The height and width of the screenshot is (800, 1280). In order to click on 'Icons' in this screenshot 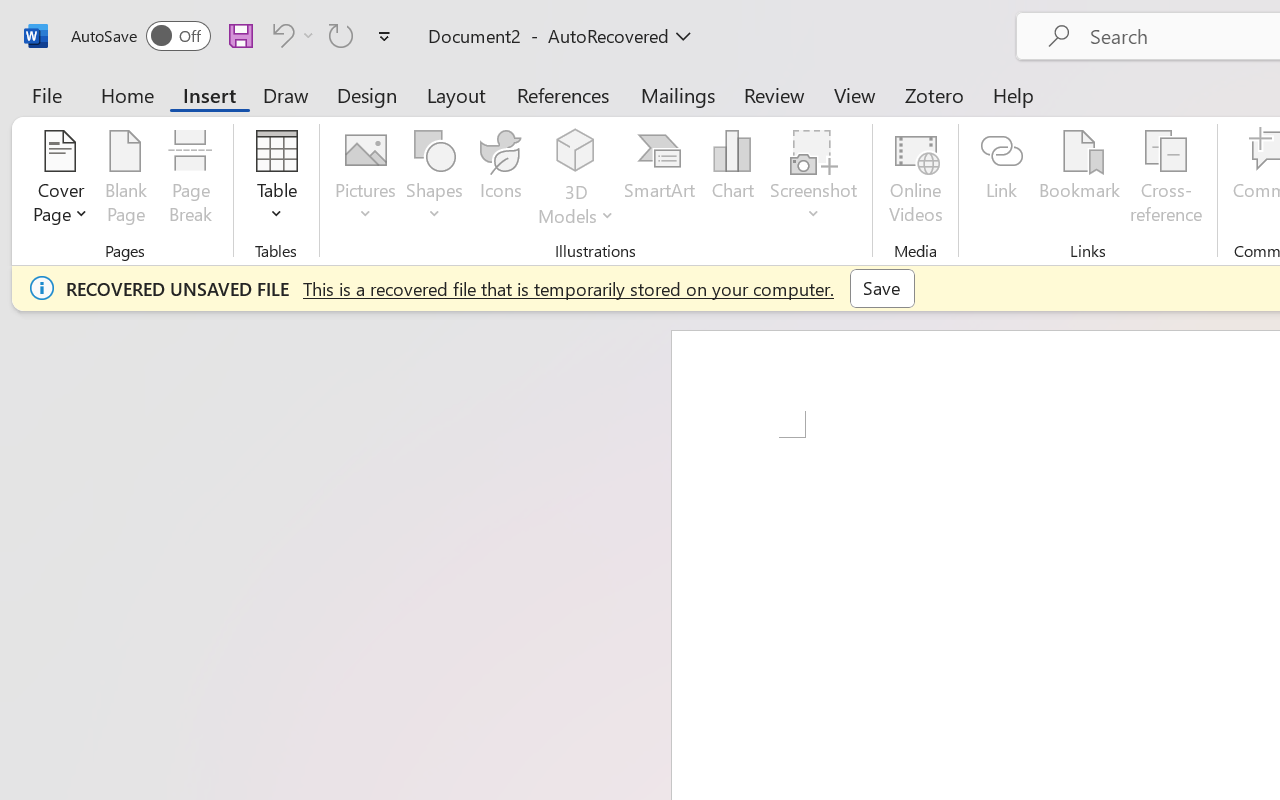, I will do `click(501, 179)`.